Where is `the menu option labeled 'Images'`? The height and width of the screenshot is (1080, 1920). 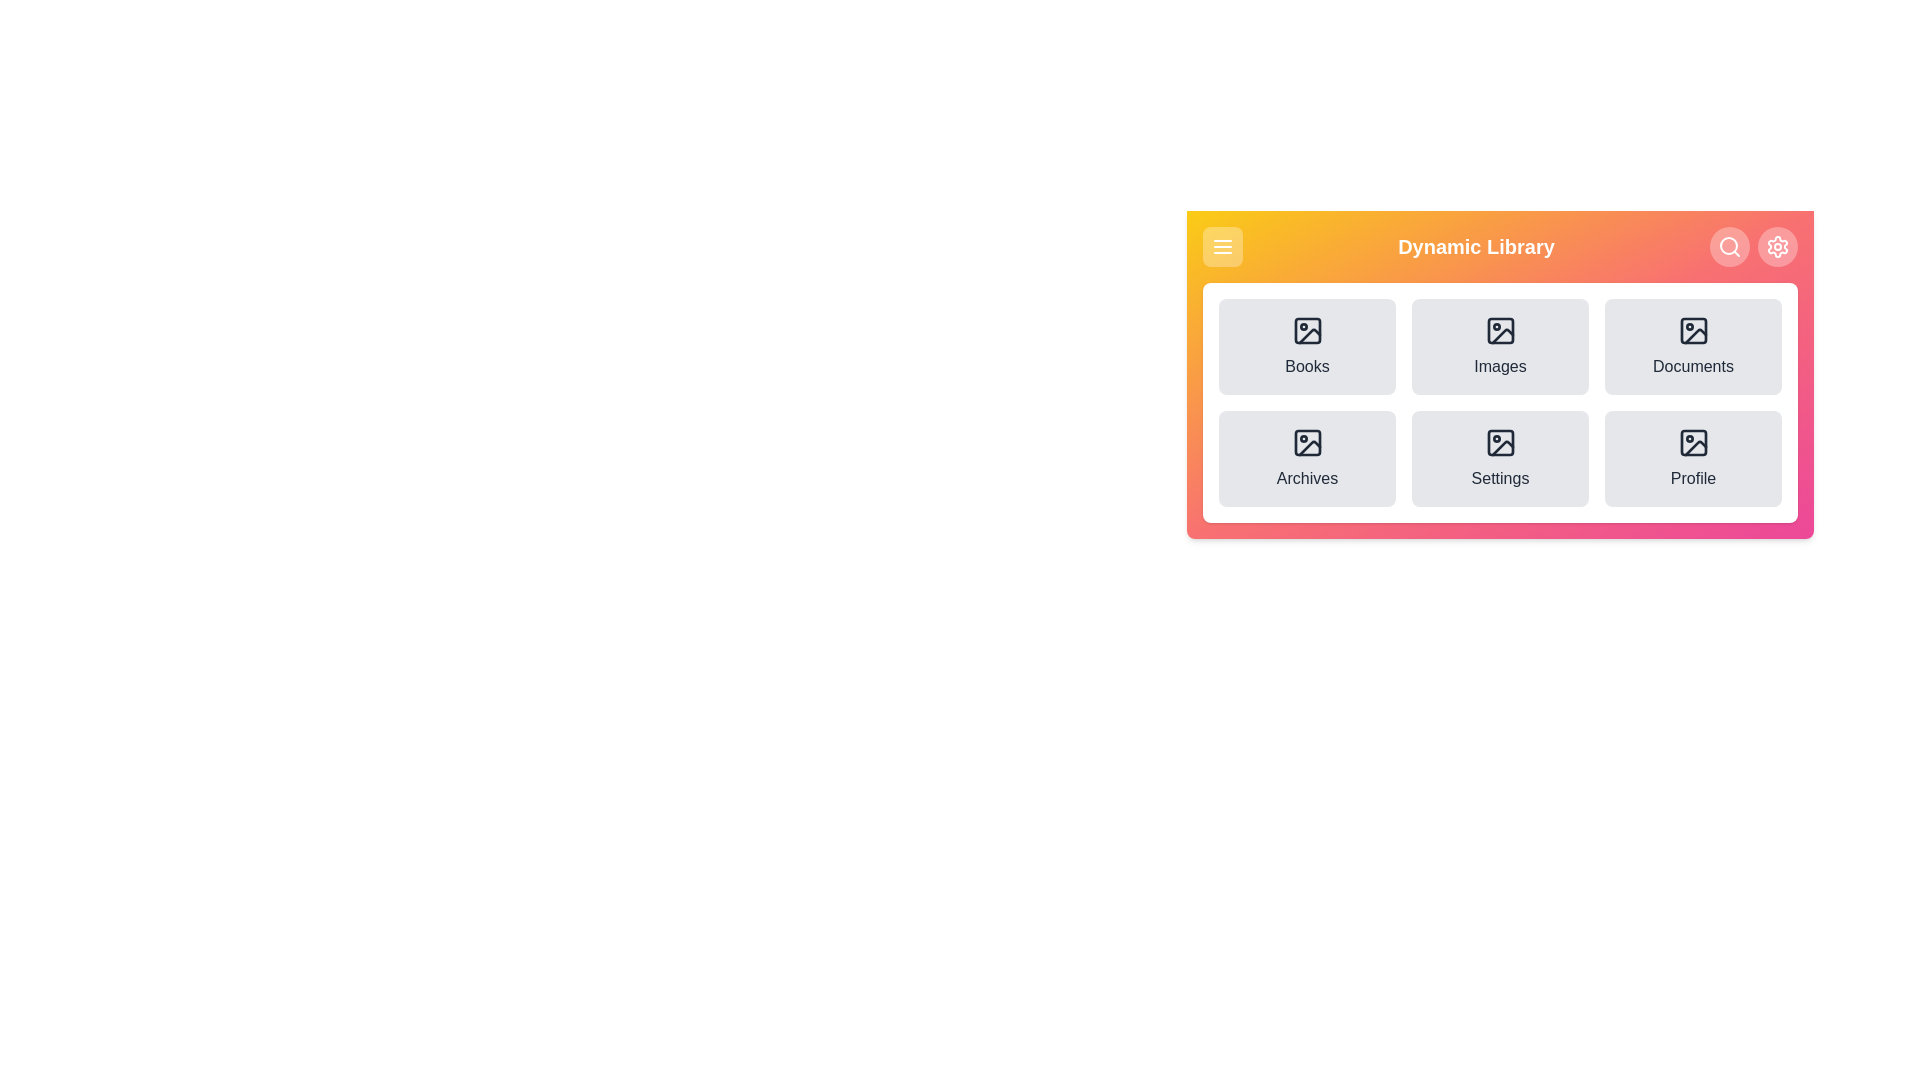 the menu option labeled 'Images' is located at coordinates (1500, 346).